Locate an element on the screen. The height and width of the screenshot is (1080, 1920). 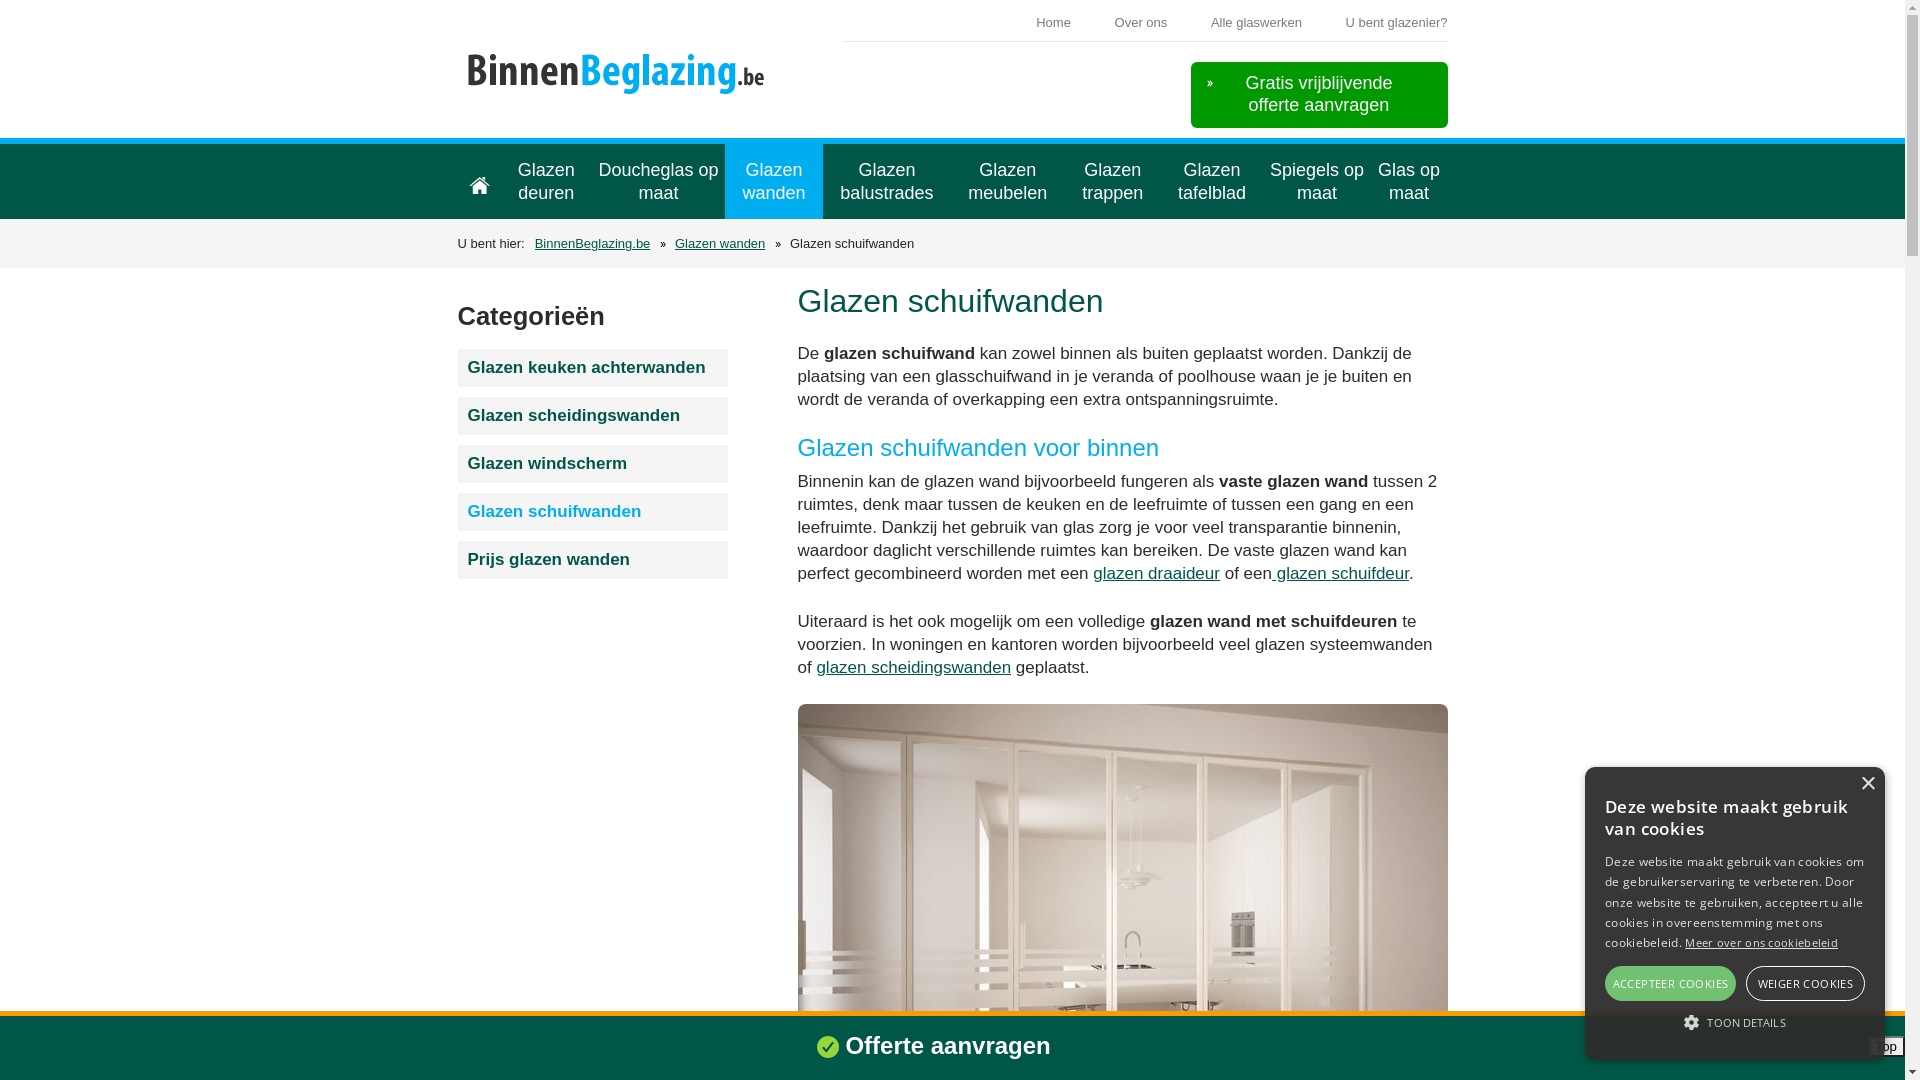
'Glazen balustrades' is located at coordinates (886, 181).